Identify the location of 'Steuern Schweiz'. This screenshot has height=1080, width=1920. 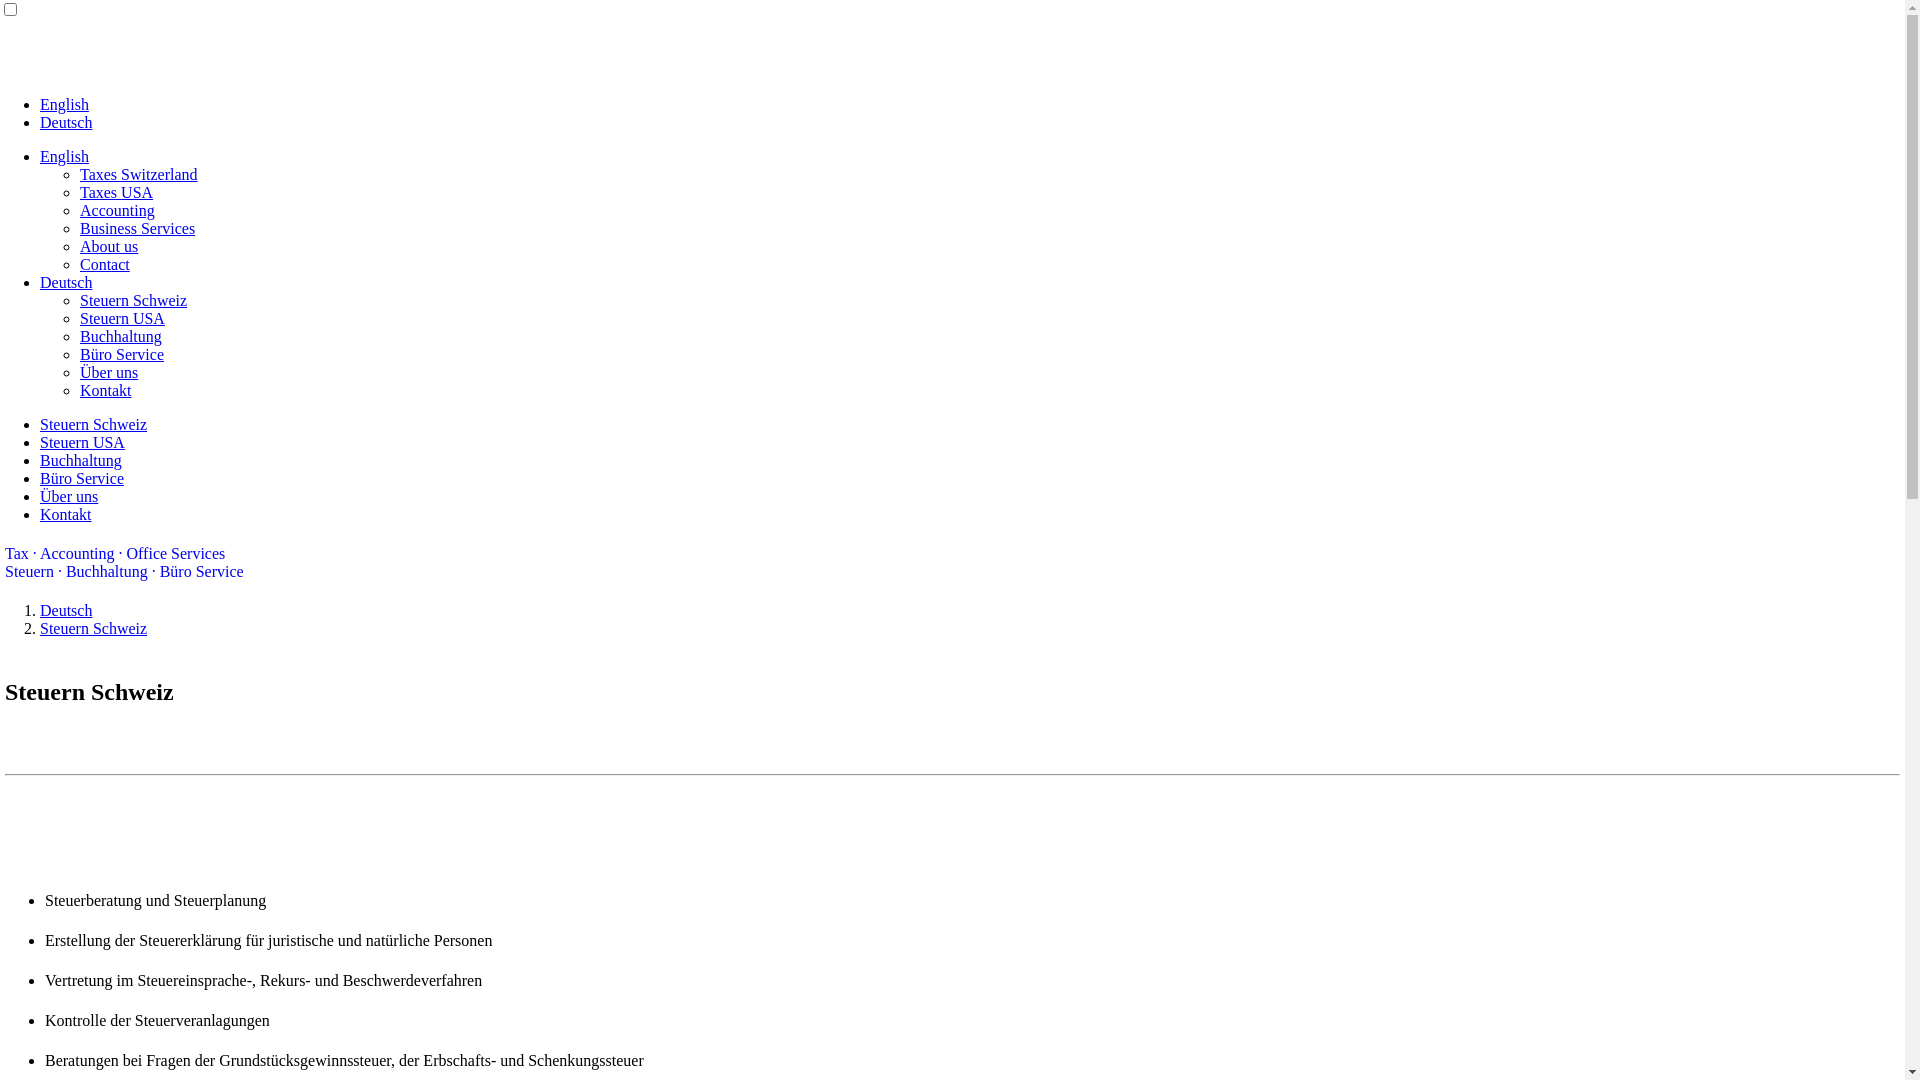
(92, 423).